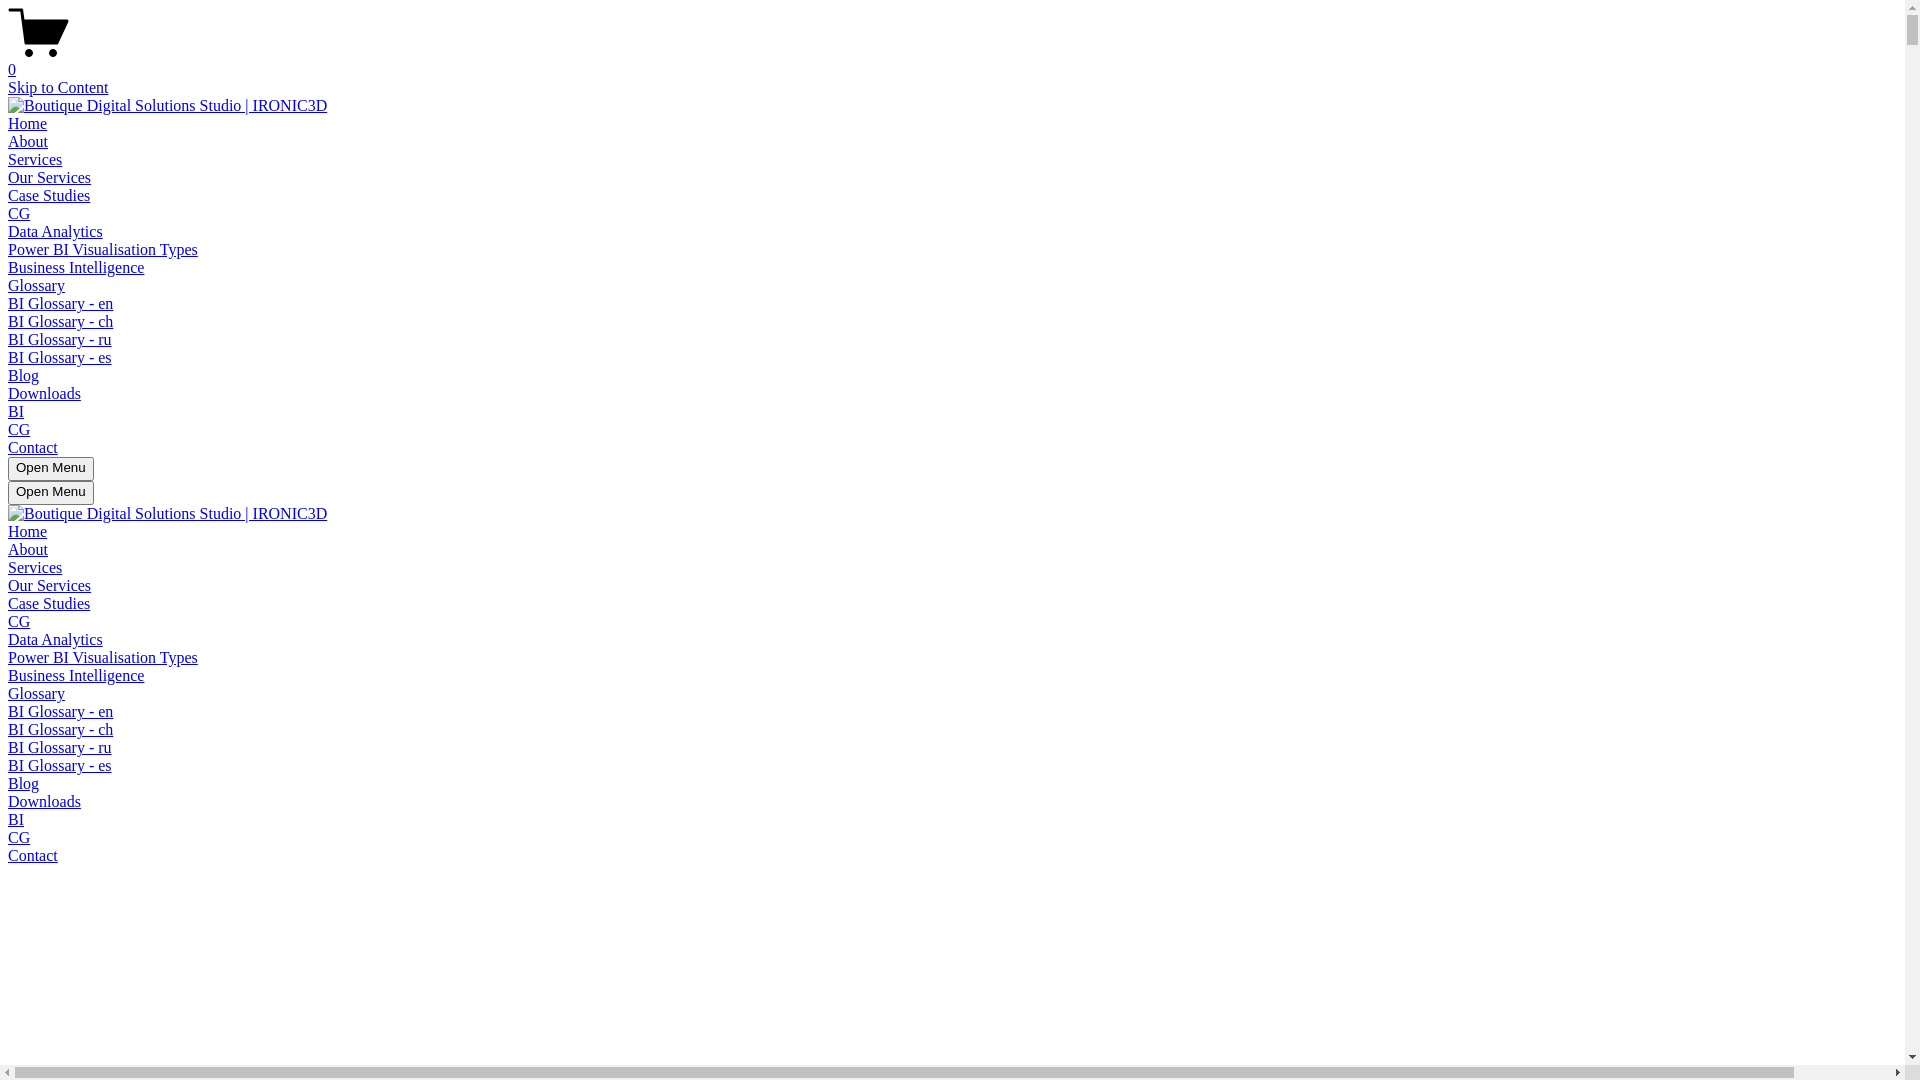 This screenshot has width=1920, height=1080. Describe the element at coordinates (15, 819) in the screenshot. I see `'BI'` at that location.